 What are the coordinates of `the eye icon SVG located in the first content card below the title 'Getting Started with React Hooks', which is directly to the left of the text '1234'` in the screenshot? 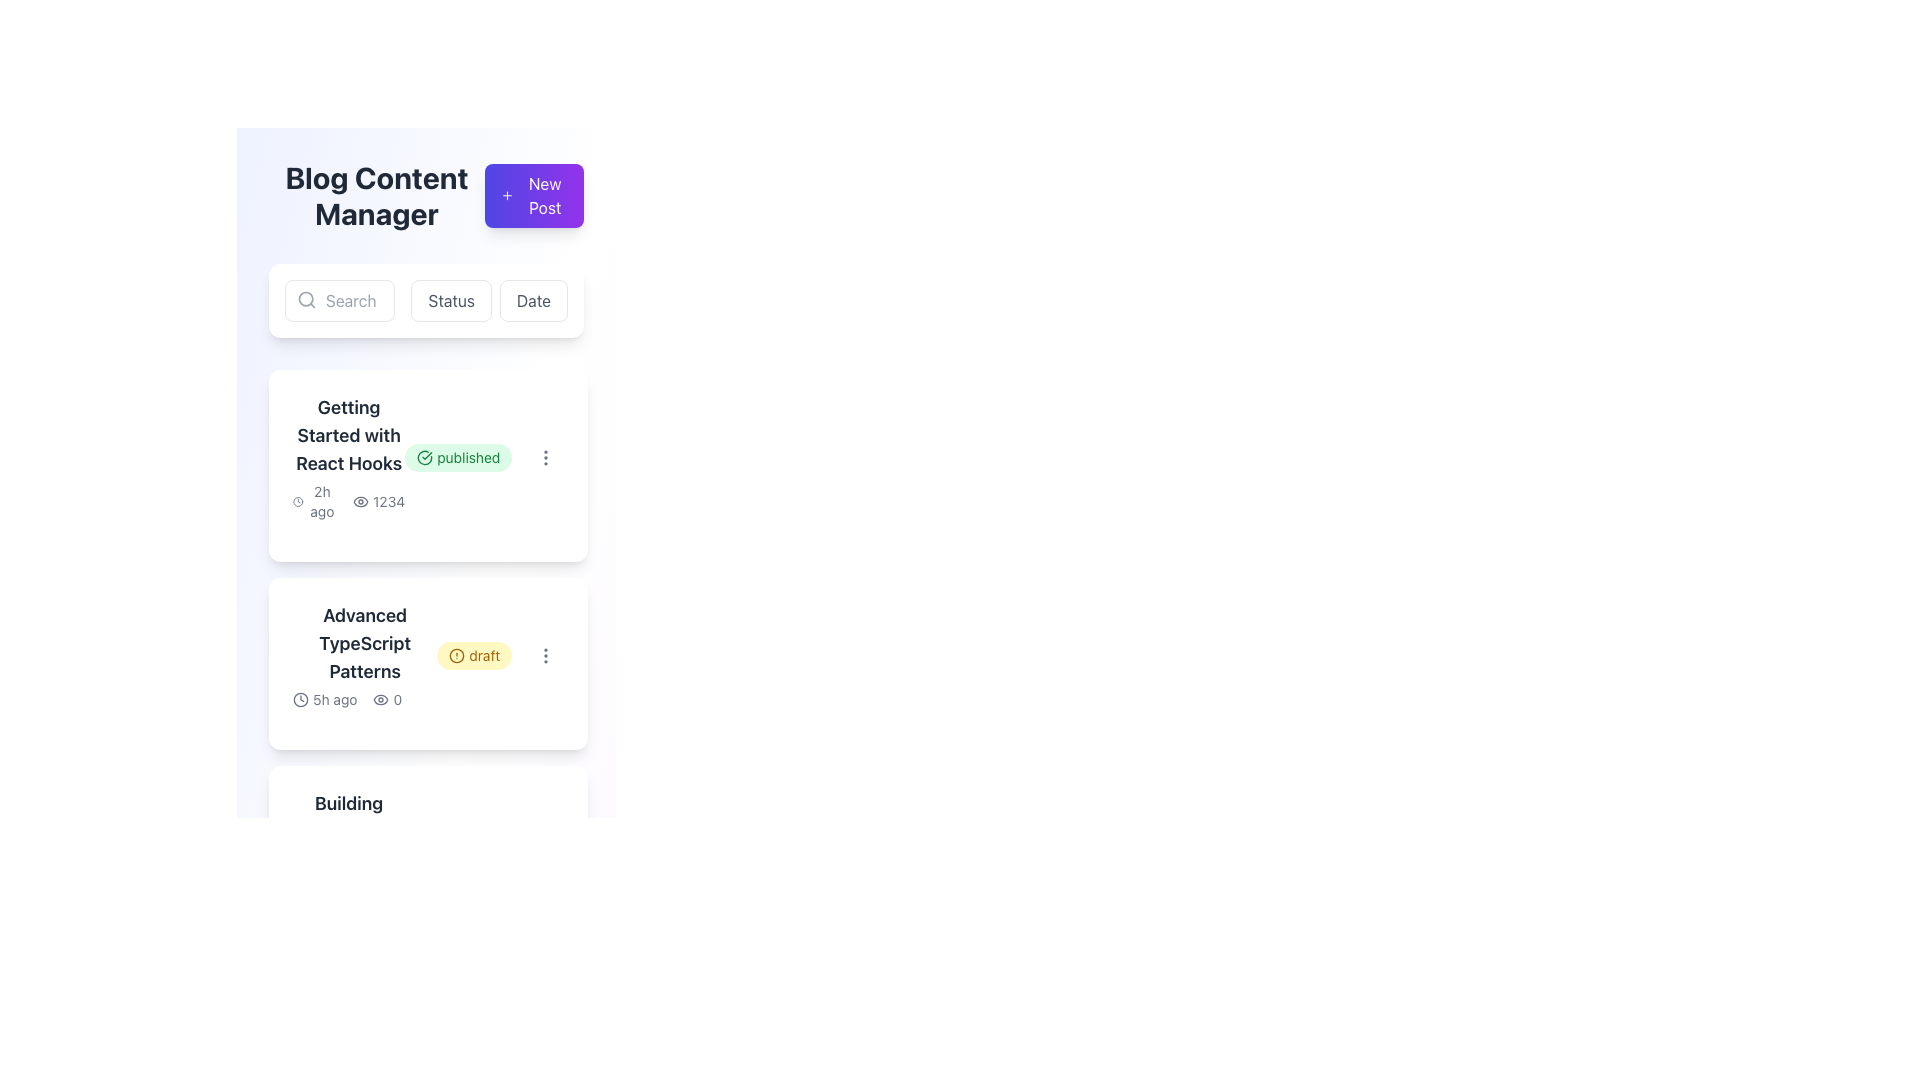 It's located at (361, 500).